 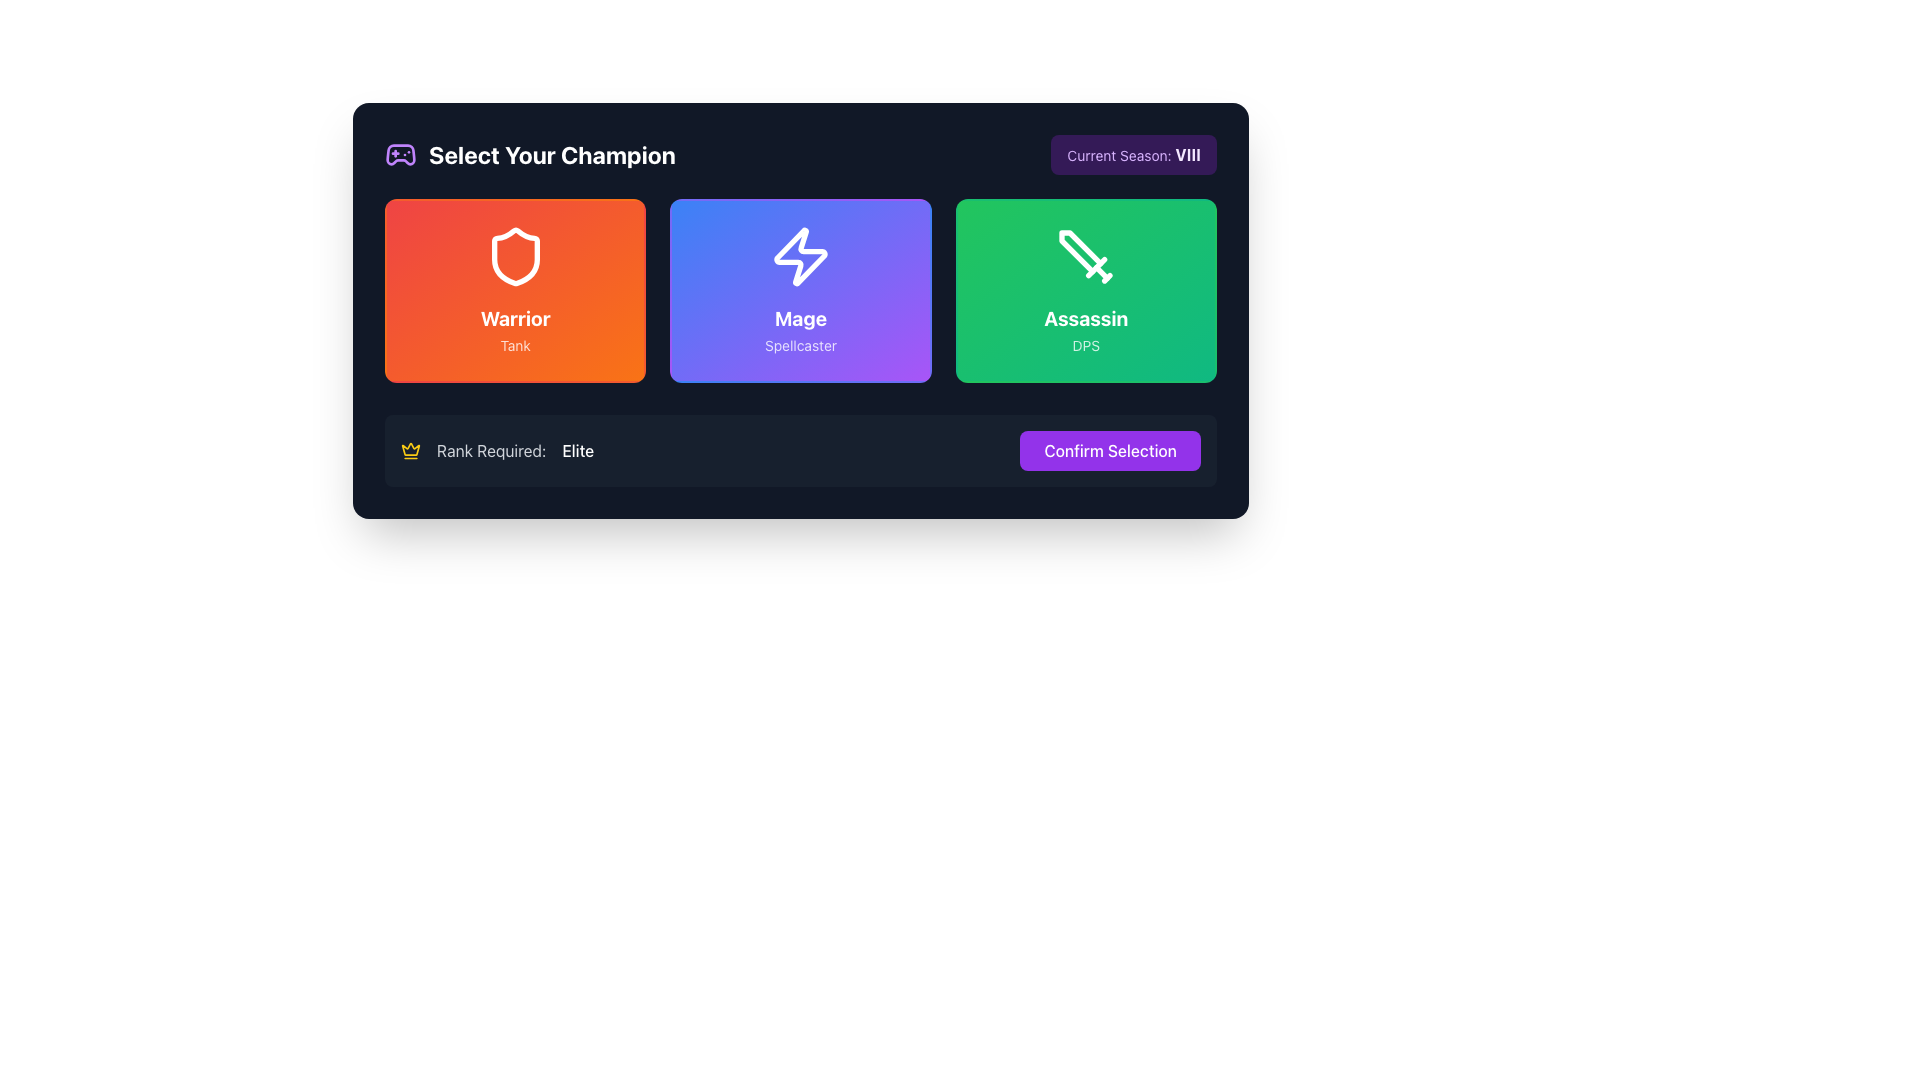 I want to click on the 'Mage' character class icon in the central card of the selection interface, which is the second card titled 'Mage Spellcaster', so click(x=801, y=256).